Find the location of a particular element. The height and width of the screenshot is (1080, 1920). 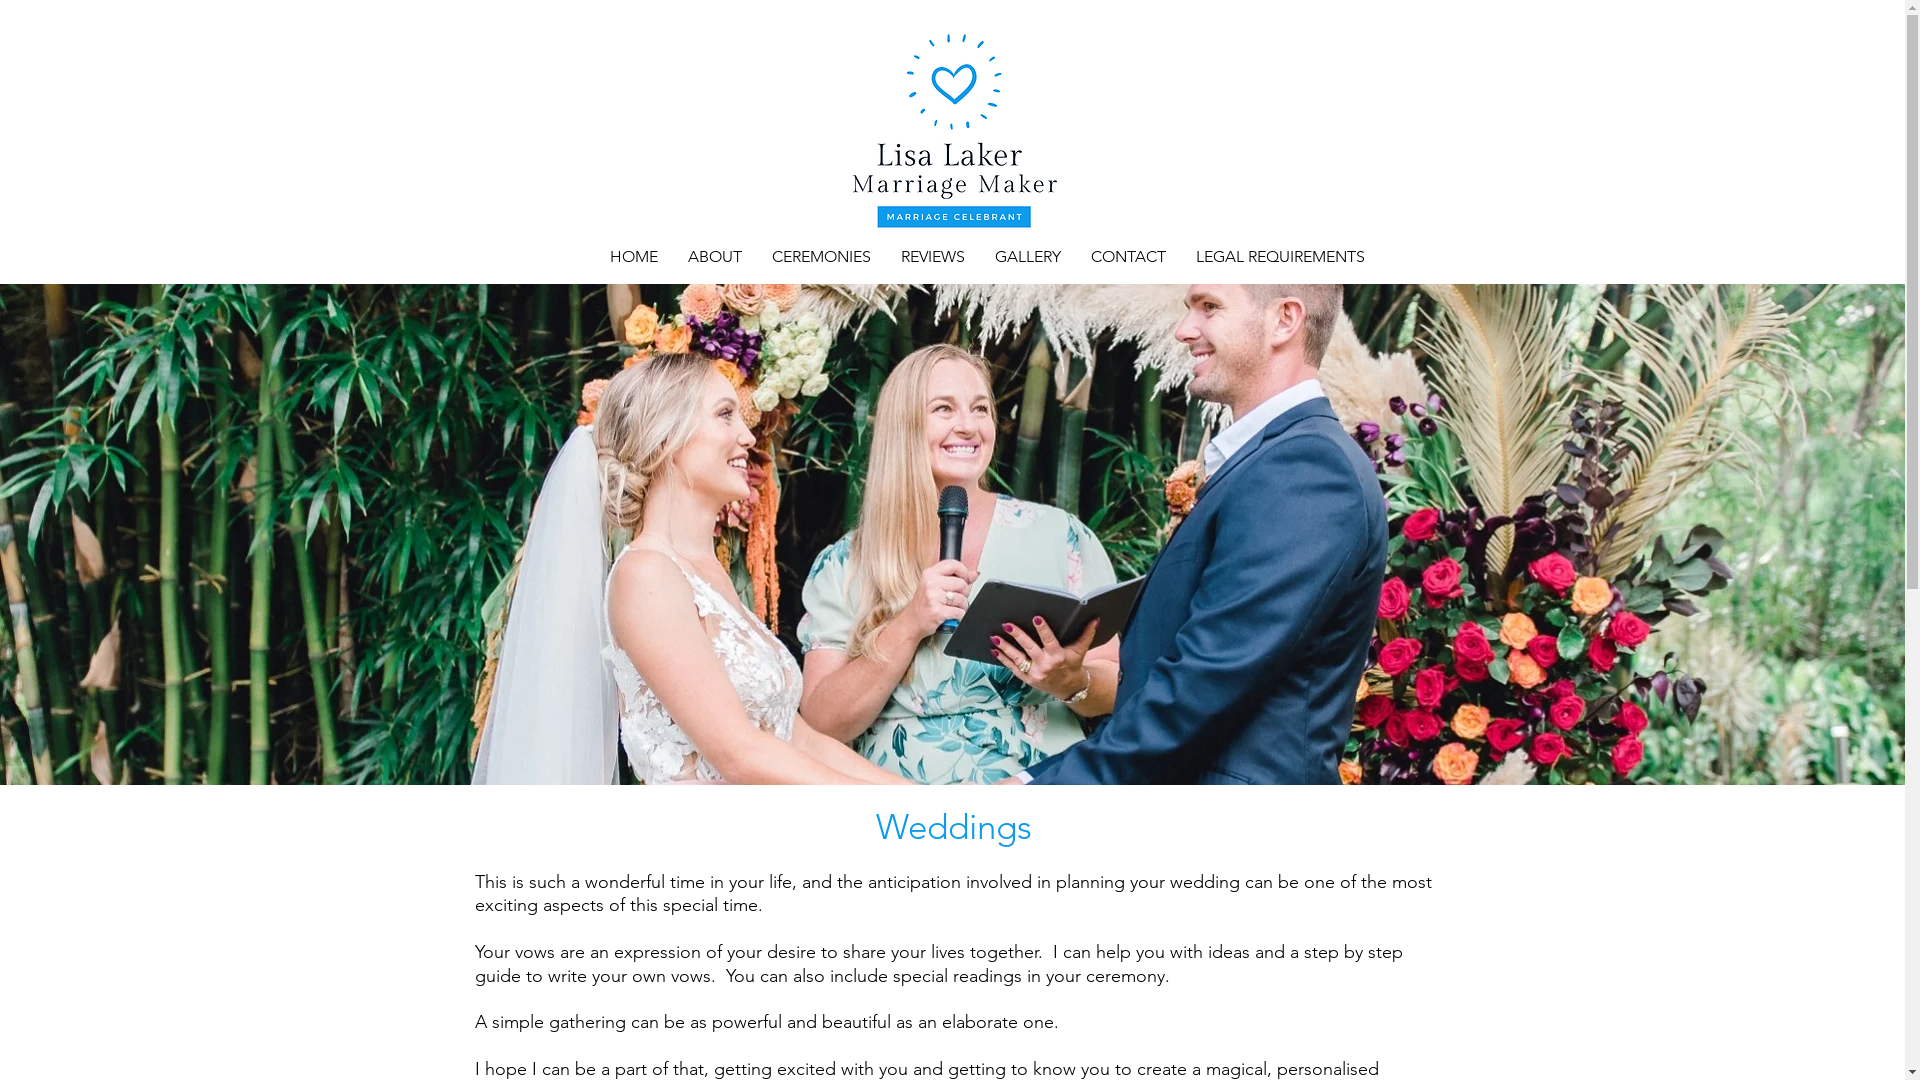

'LEGAL REQUIREMENTS' is located at coordinates (1180, 256).